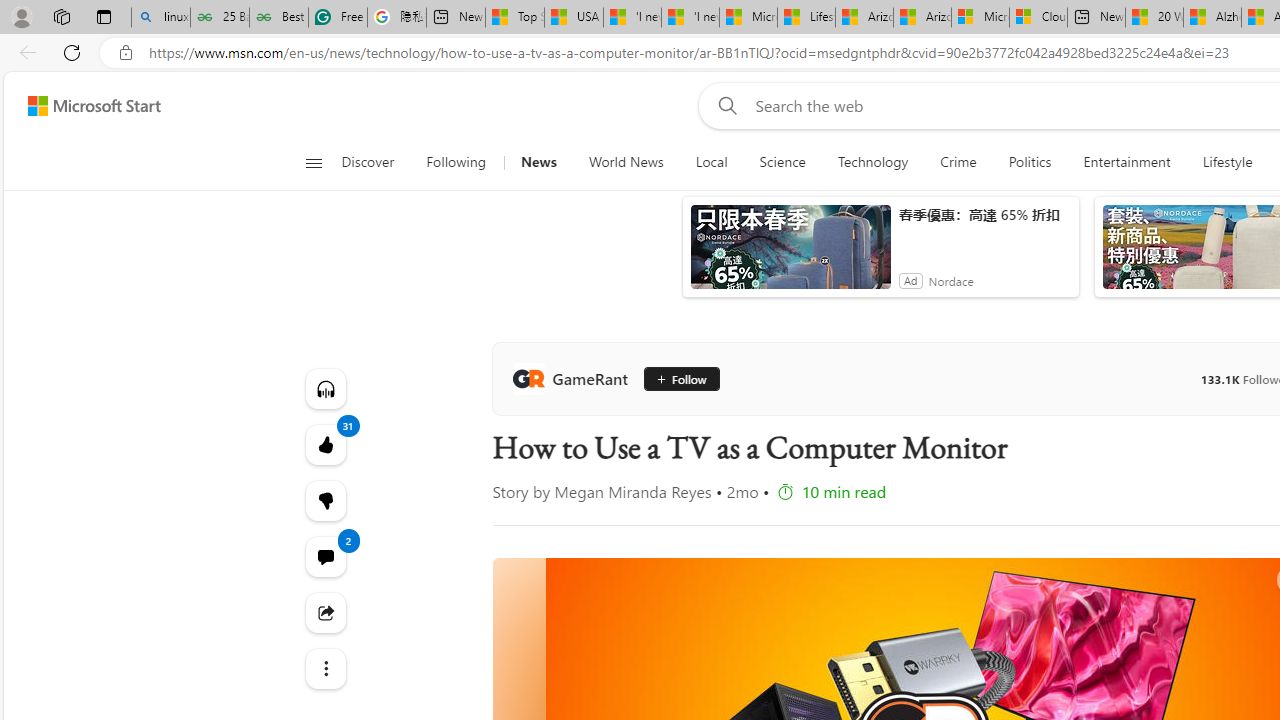 The width and height of the screenshot is (1280, 720). What do you see at coordinates (1226, 162) in the screenshot?
I see `'Lifestyle'` at bounding box center [1226, 162].